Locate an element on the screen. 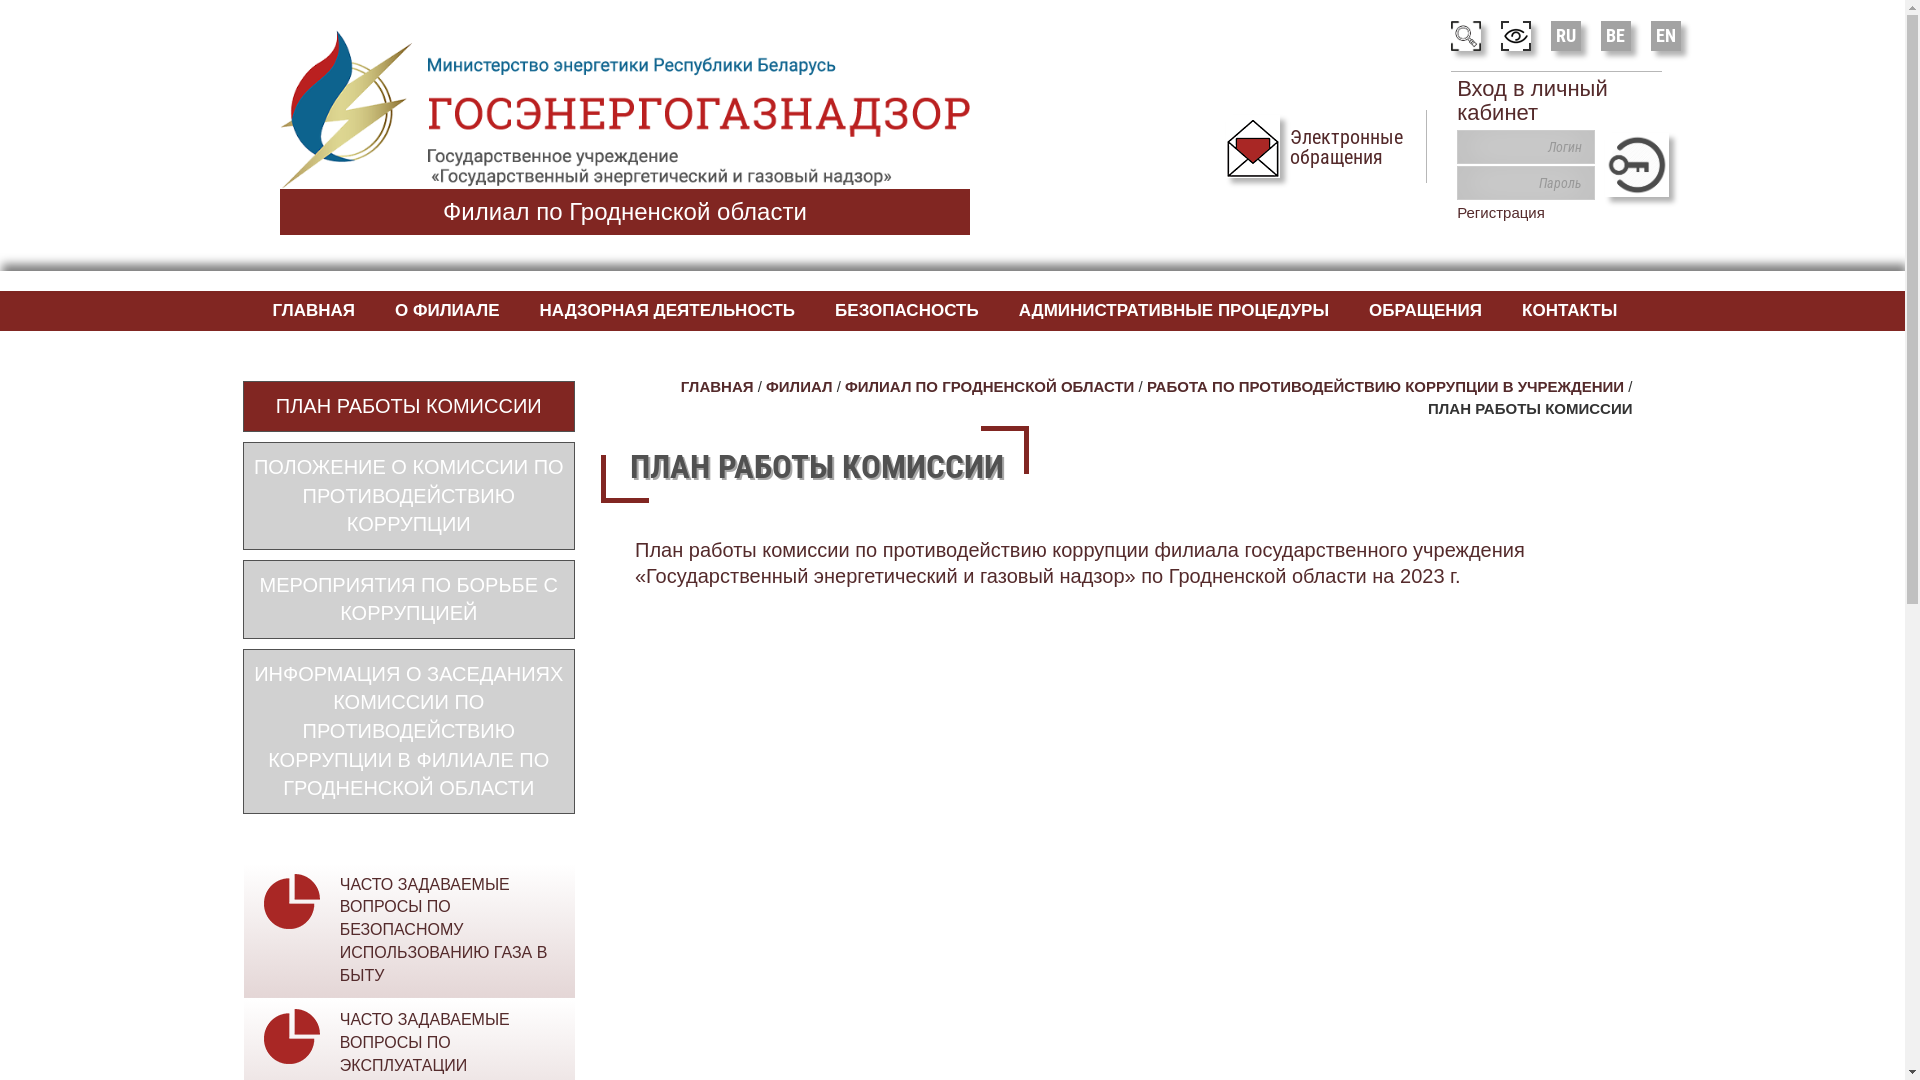 The height and width of the screenshot is (1080, 1920). 'BE' is located at coordinates (1616, 34).